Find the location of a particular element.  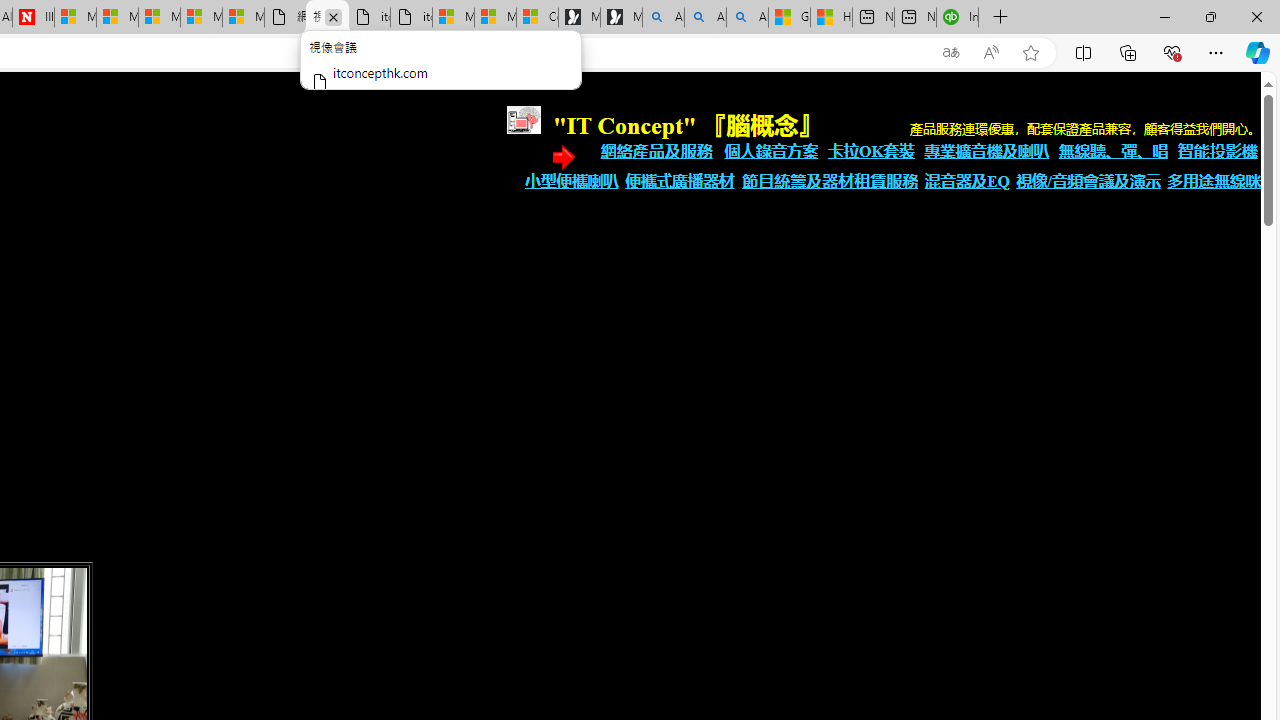

'Intuit QuickBooks Online - Quickbooks' is located at coordinates (956, 17).